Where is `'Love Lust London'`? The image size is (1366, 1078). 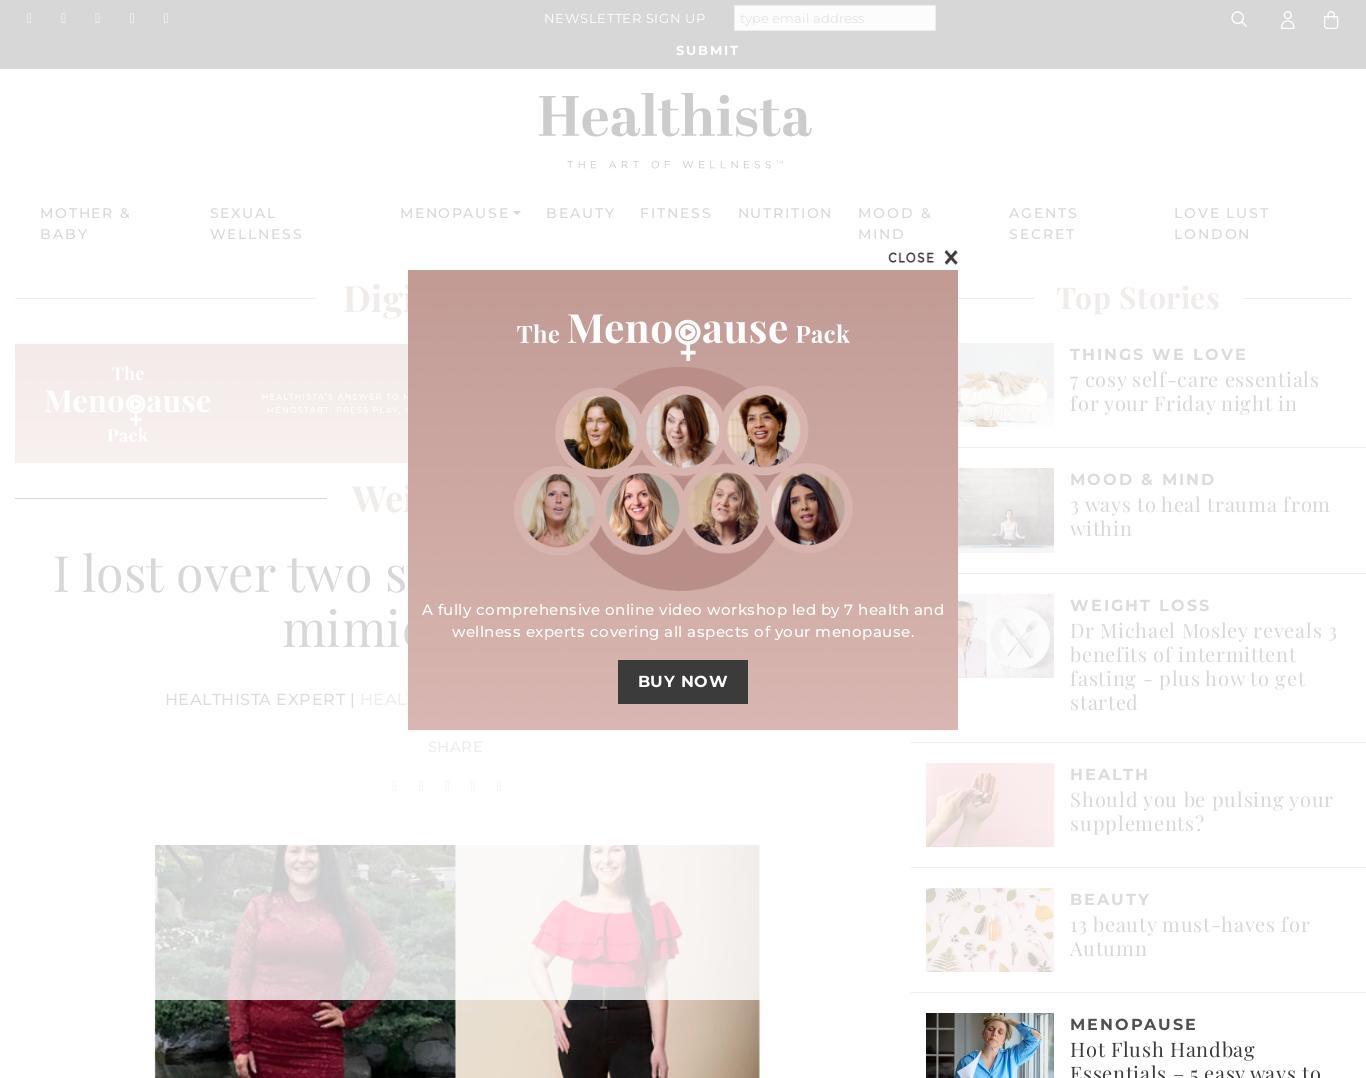 'Love Lust London' is located at coordinates (1221, 223).